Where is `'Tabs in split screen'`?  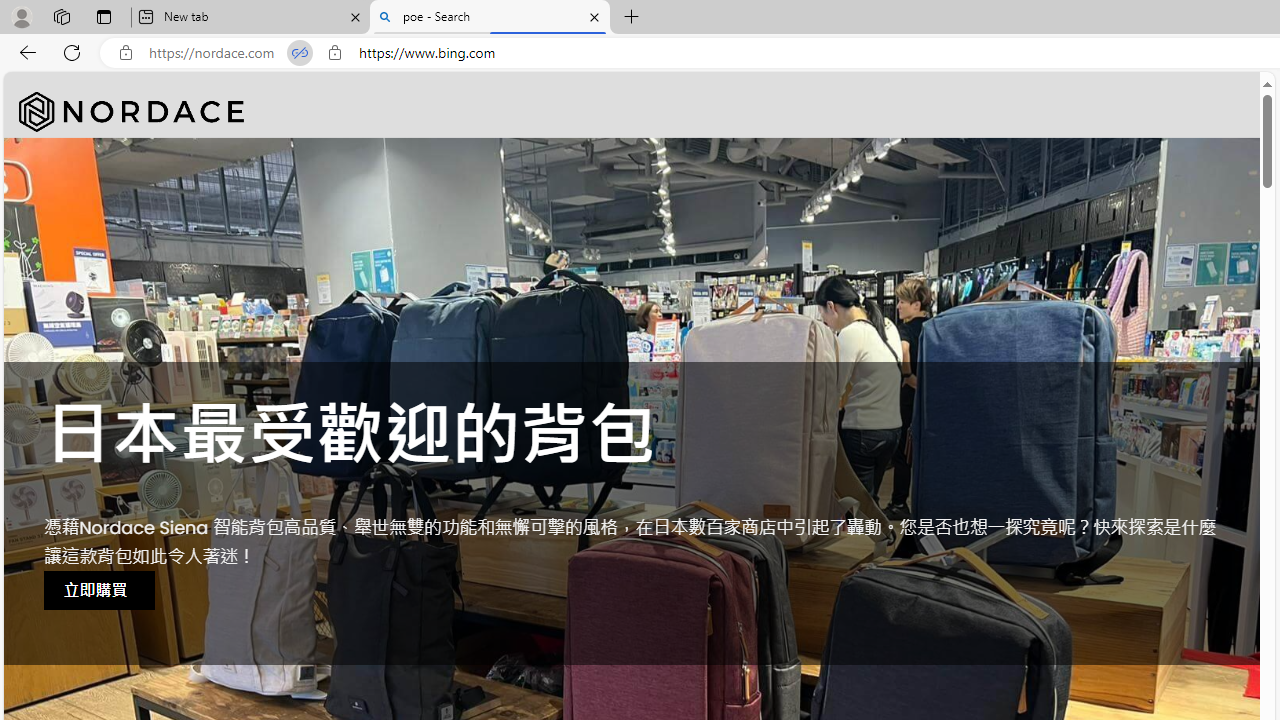 'Tabs in split screen' is located at coordinates (299, 52).